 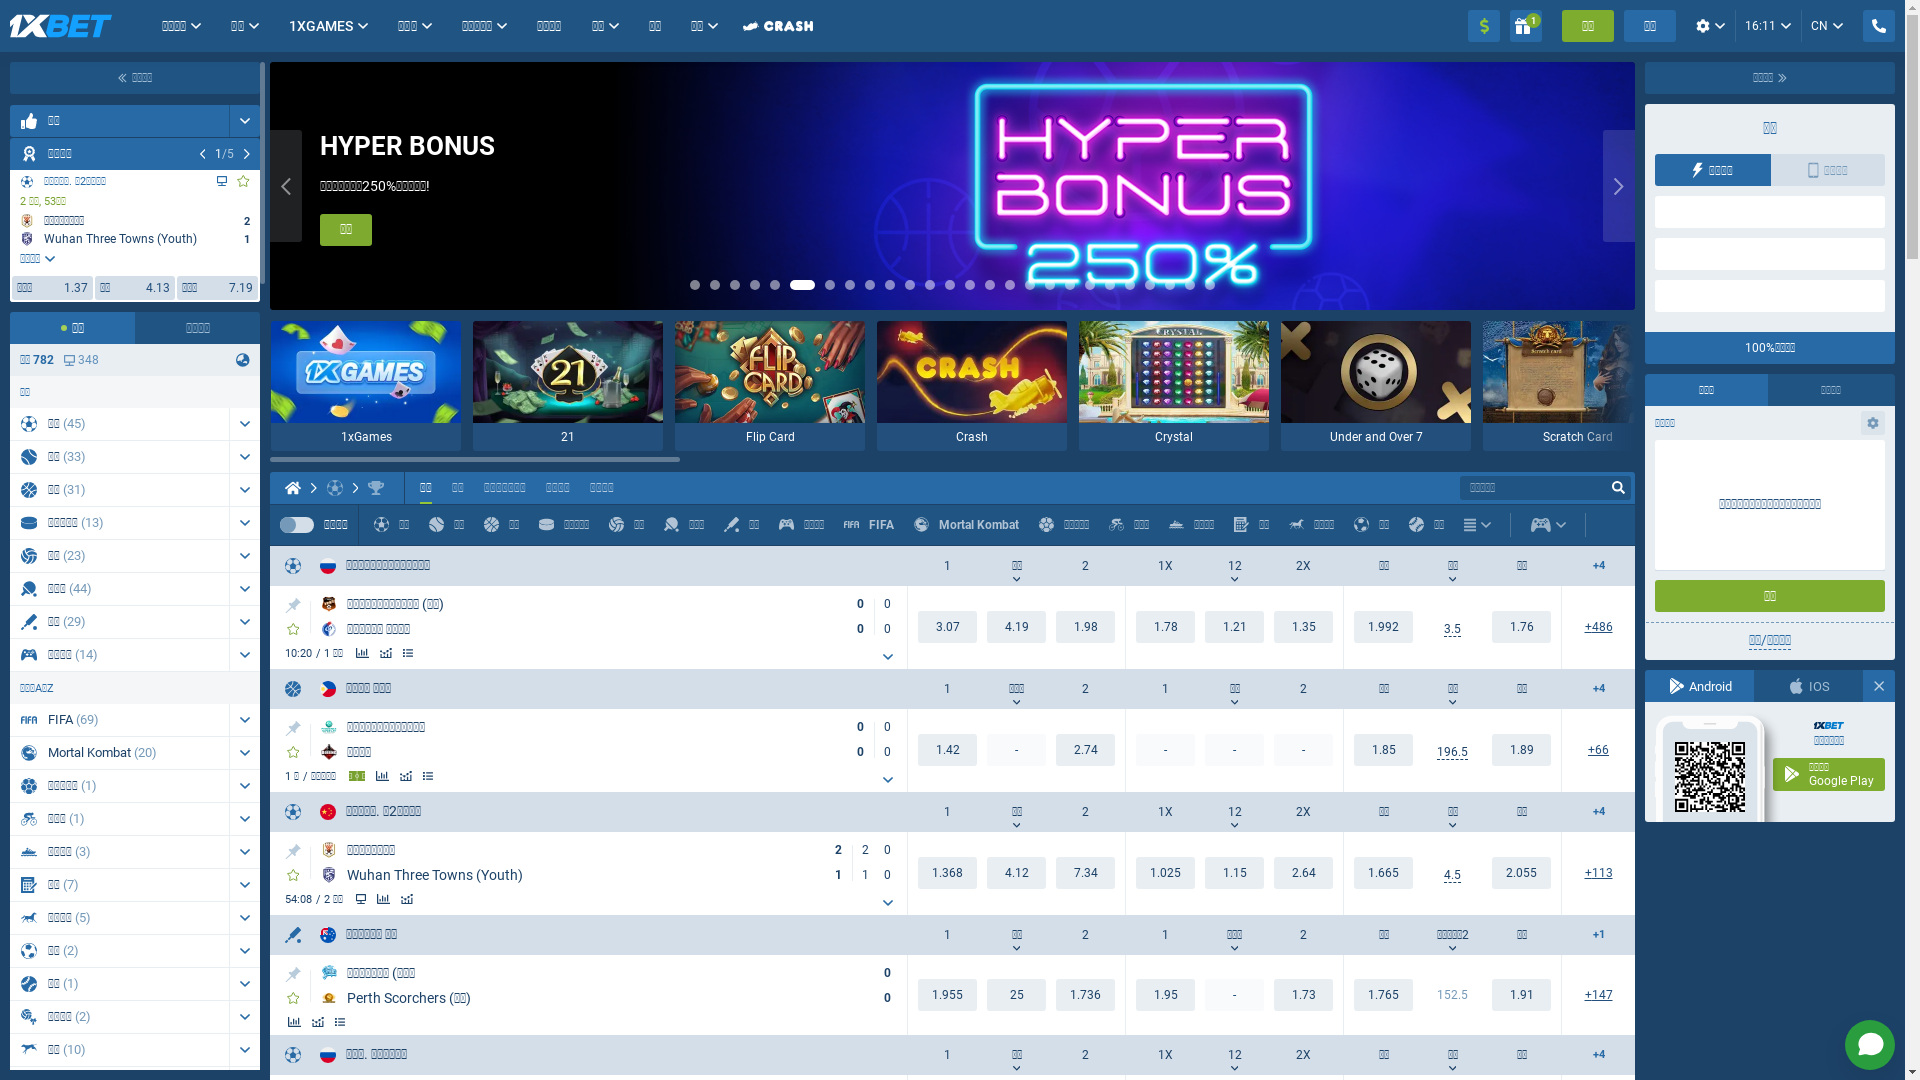 I want to click on '-', so click(x=1303, y=749).